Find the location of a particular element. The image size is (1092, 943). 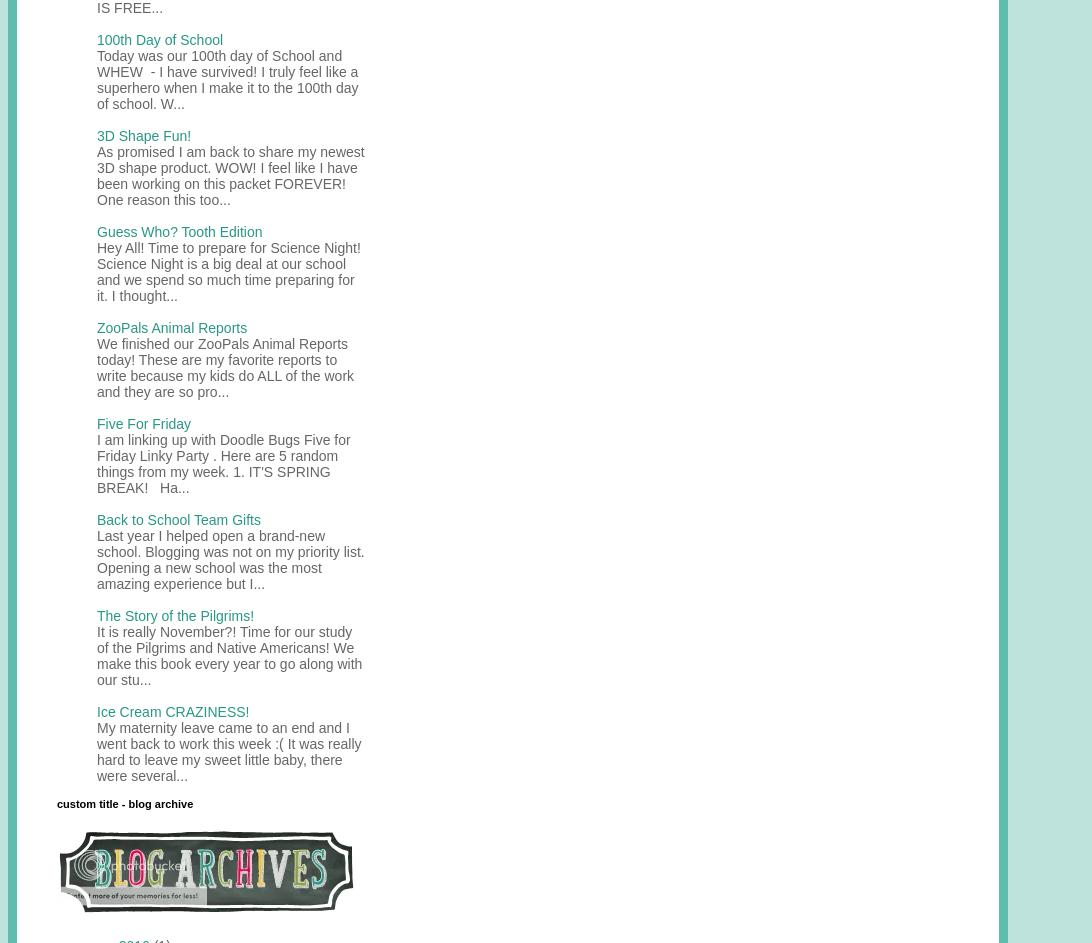

'Back to School Team Gifts' is located at coordinates (178, 518).